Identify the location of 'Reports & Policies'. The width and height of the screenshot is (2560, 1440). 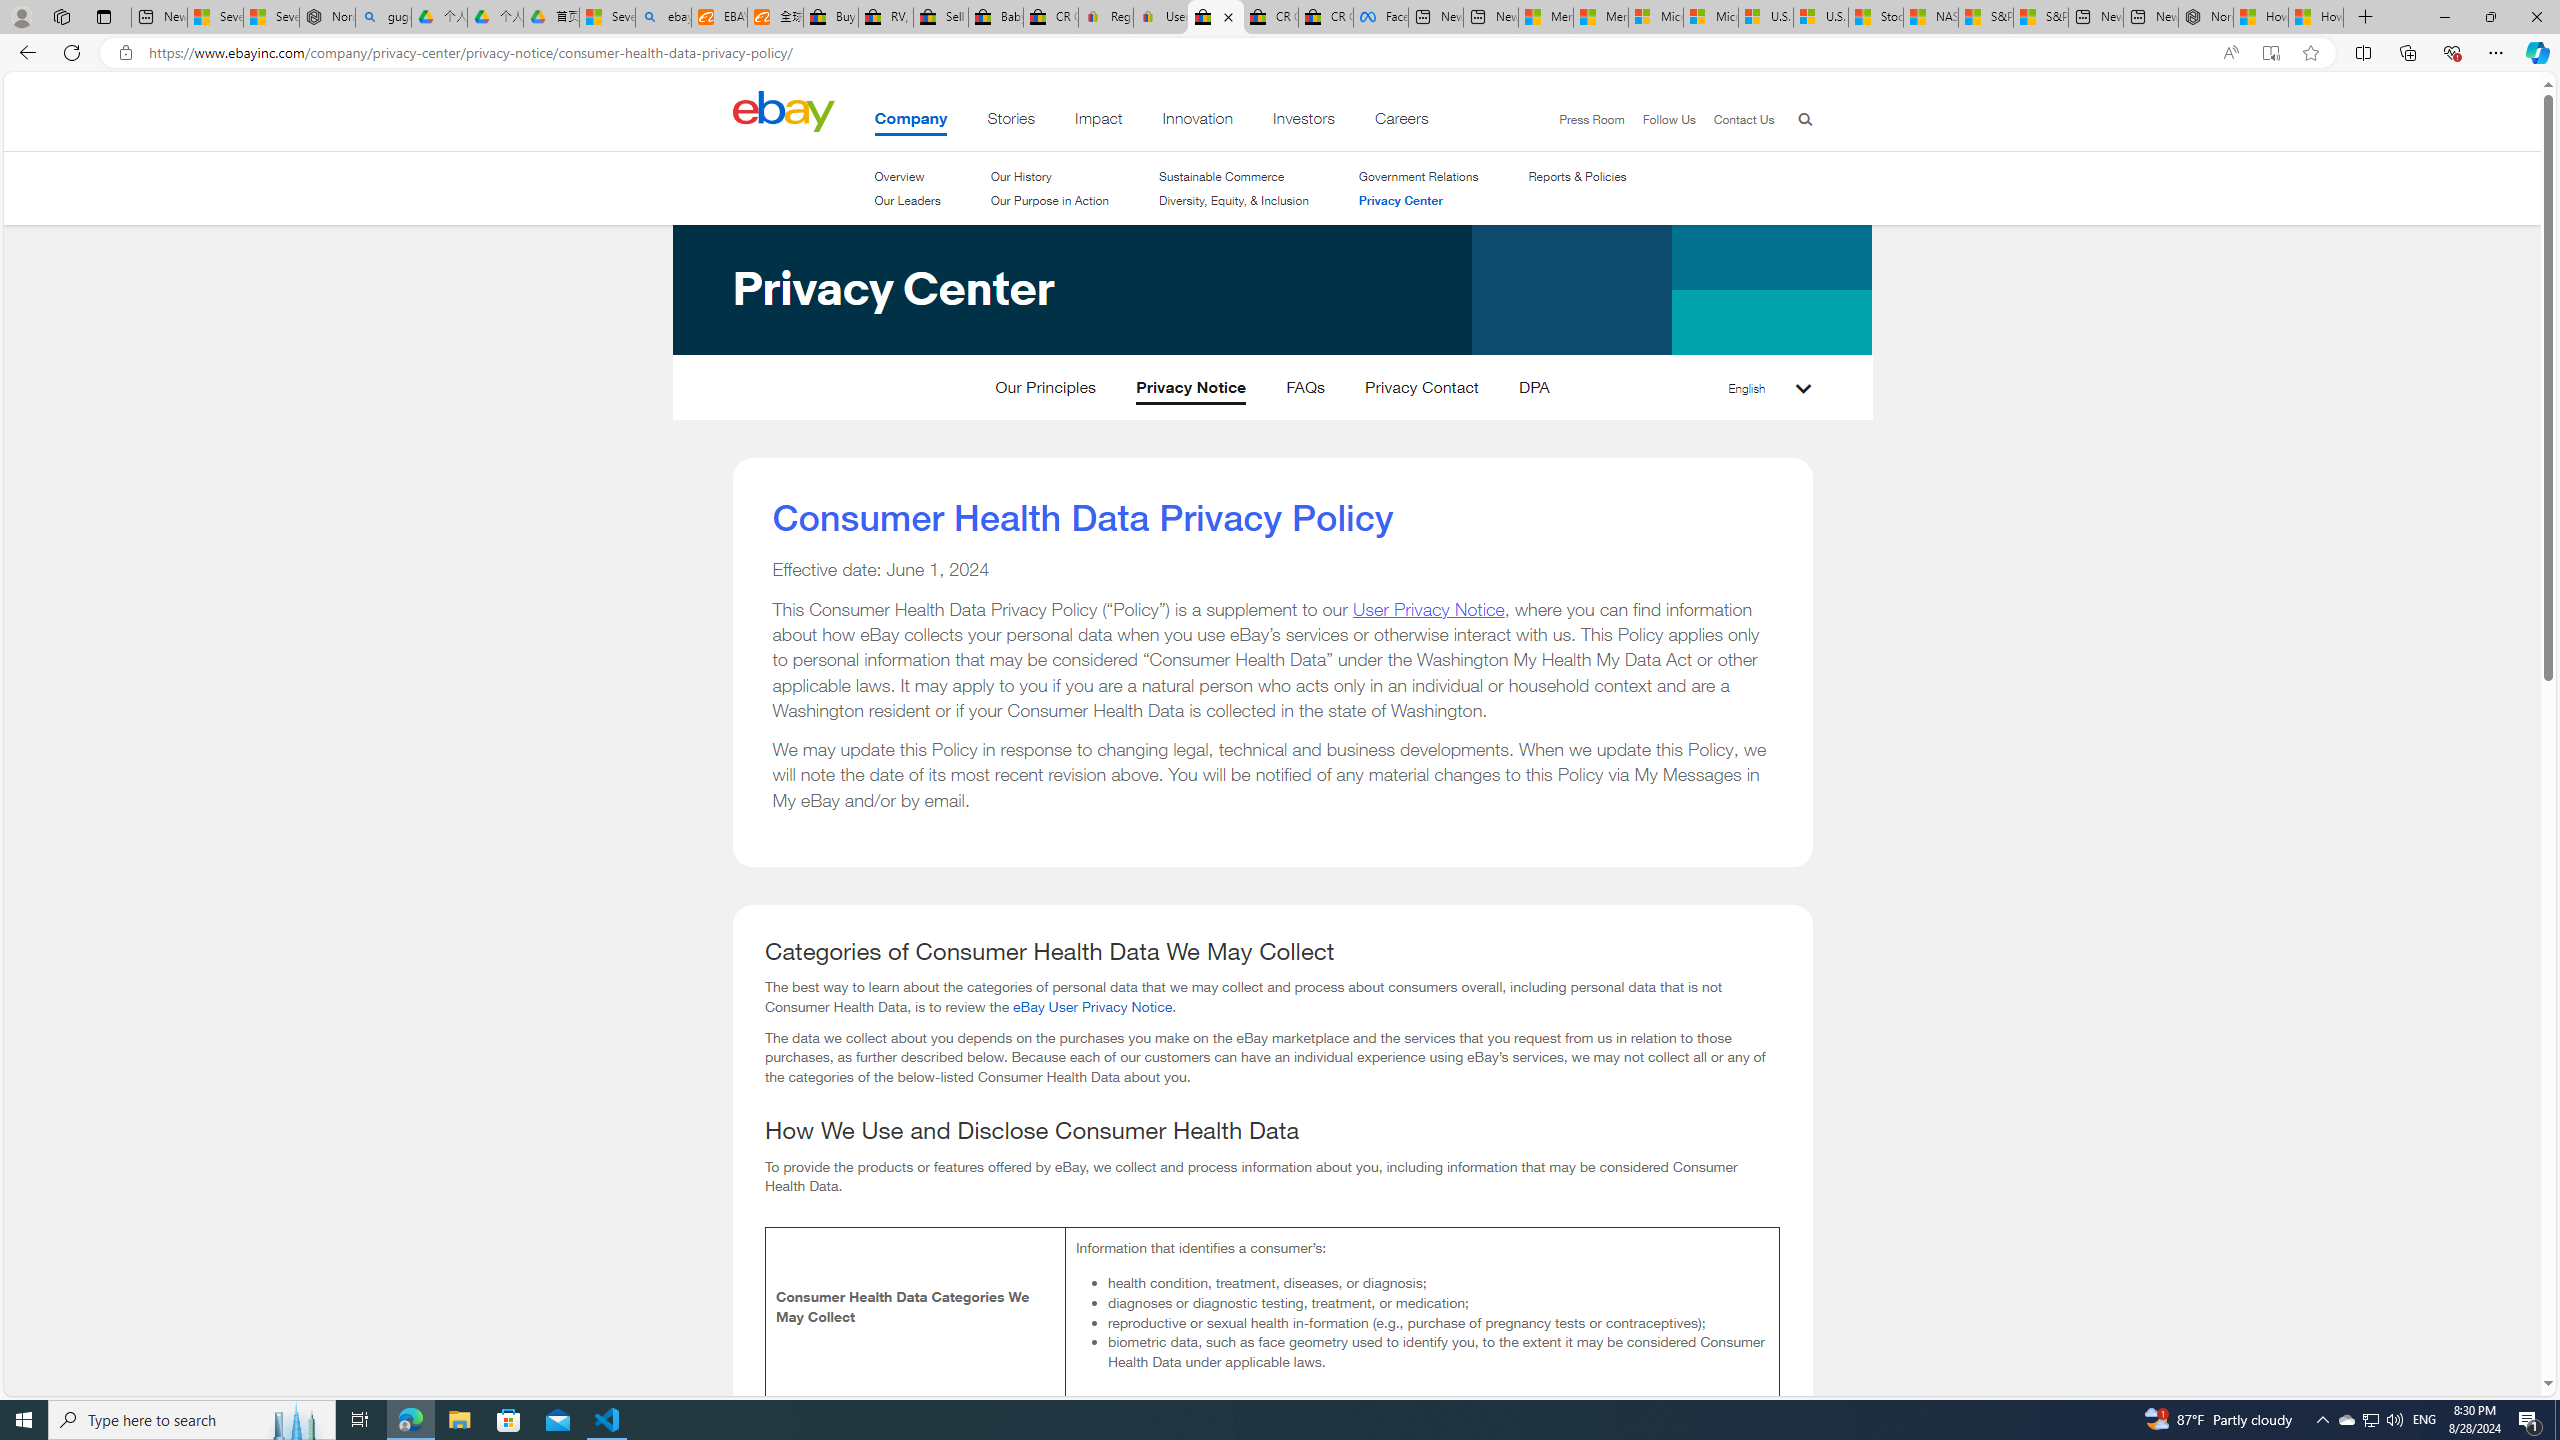
(1577, 176).